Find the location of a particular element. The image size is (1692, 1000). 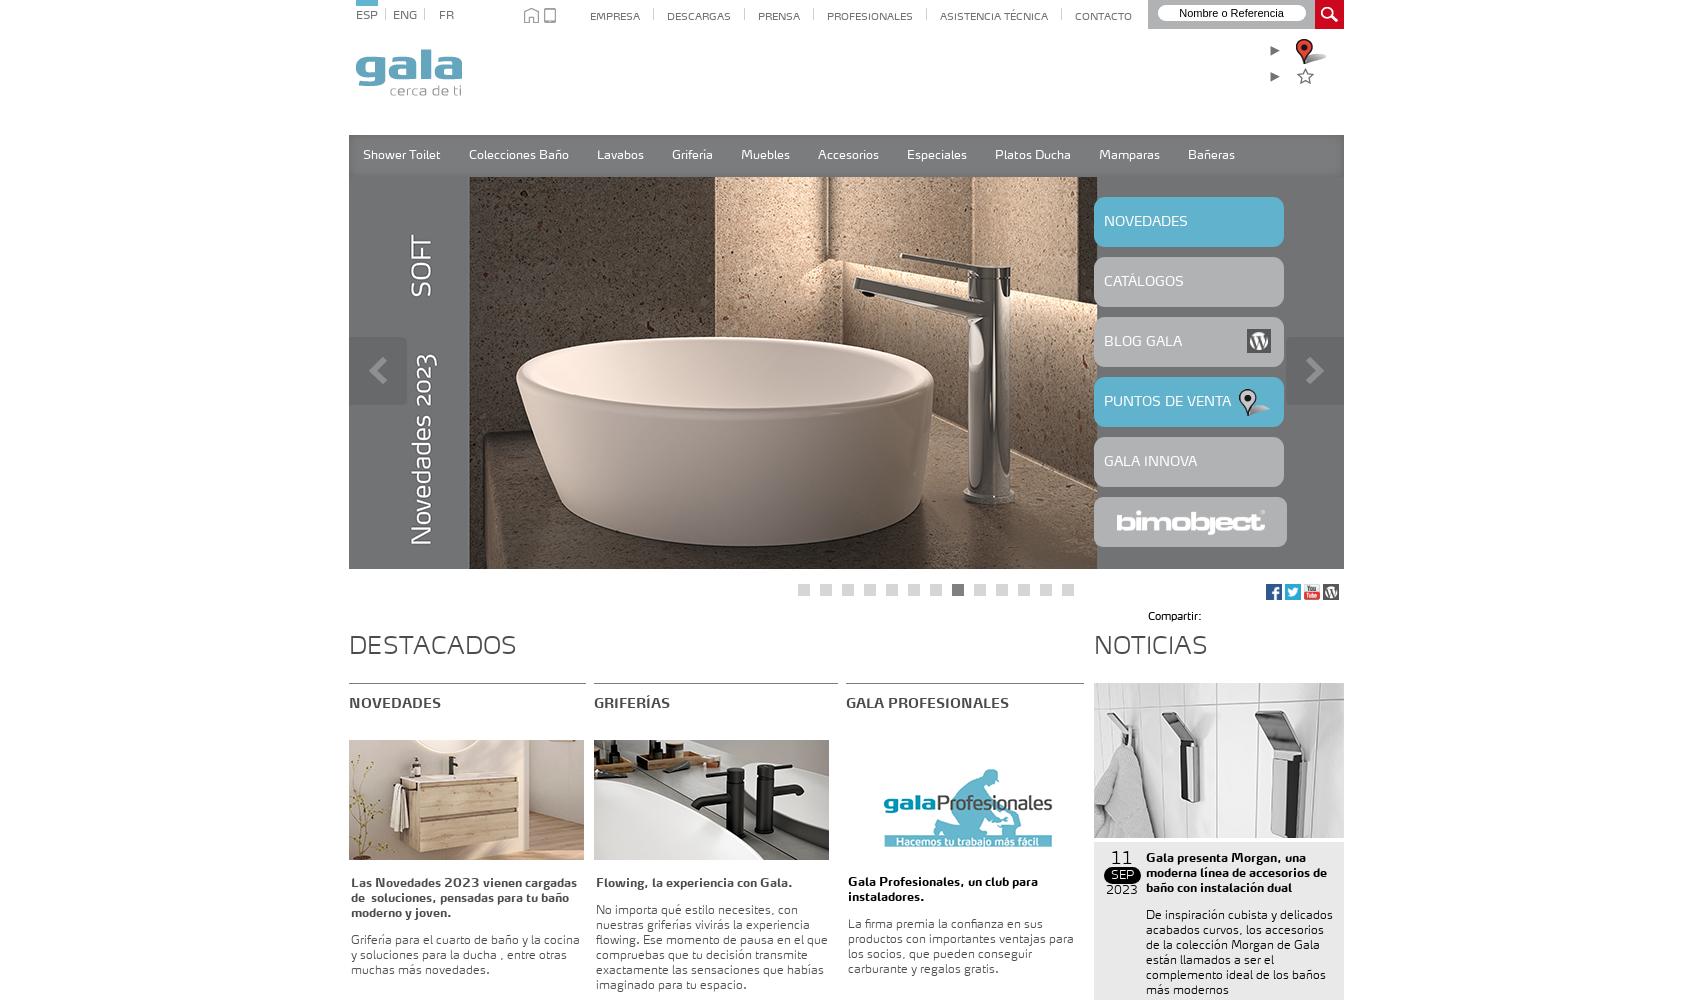

'BLOG GALA' is located at coordinates (1140, 341).